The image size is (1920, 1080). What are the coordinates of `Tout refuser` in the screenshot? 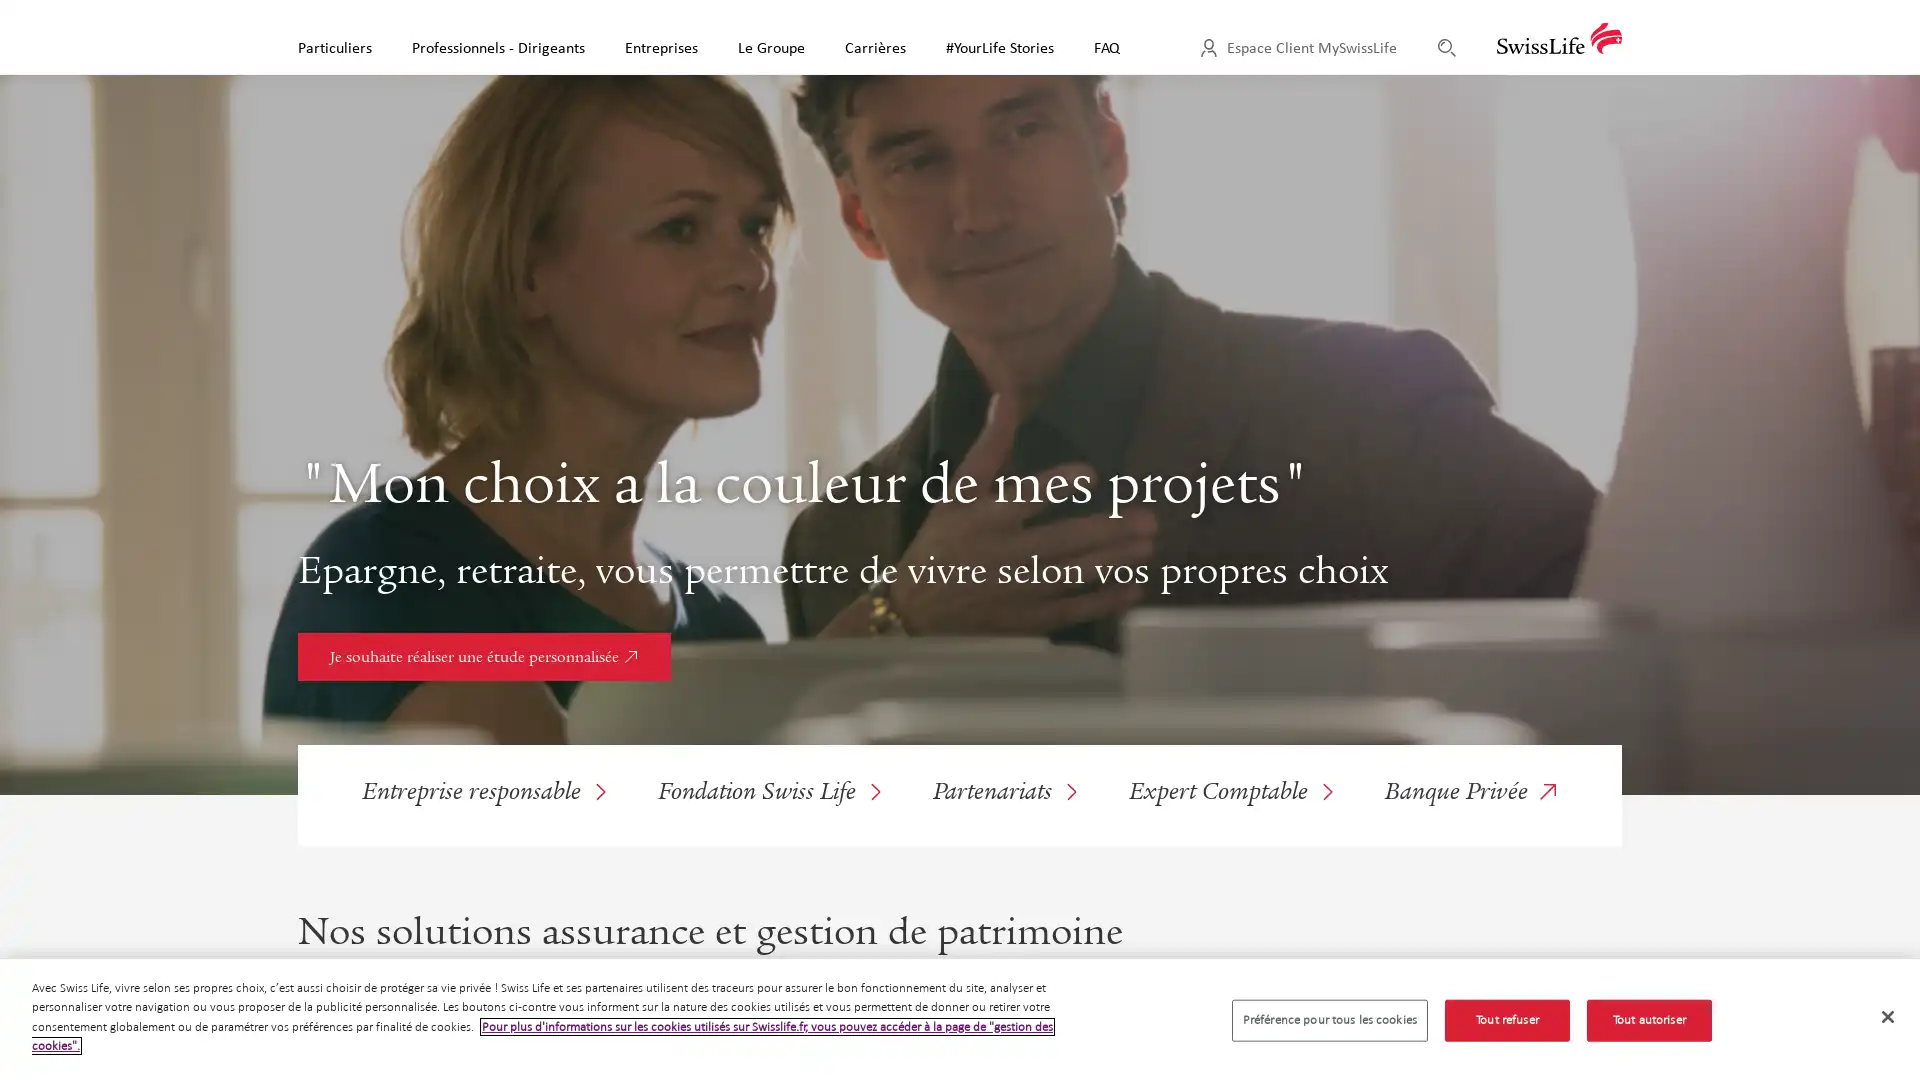 It's located at (1506, 1020).